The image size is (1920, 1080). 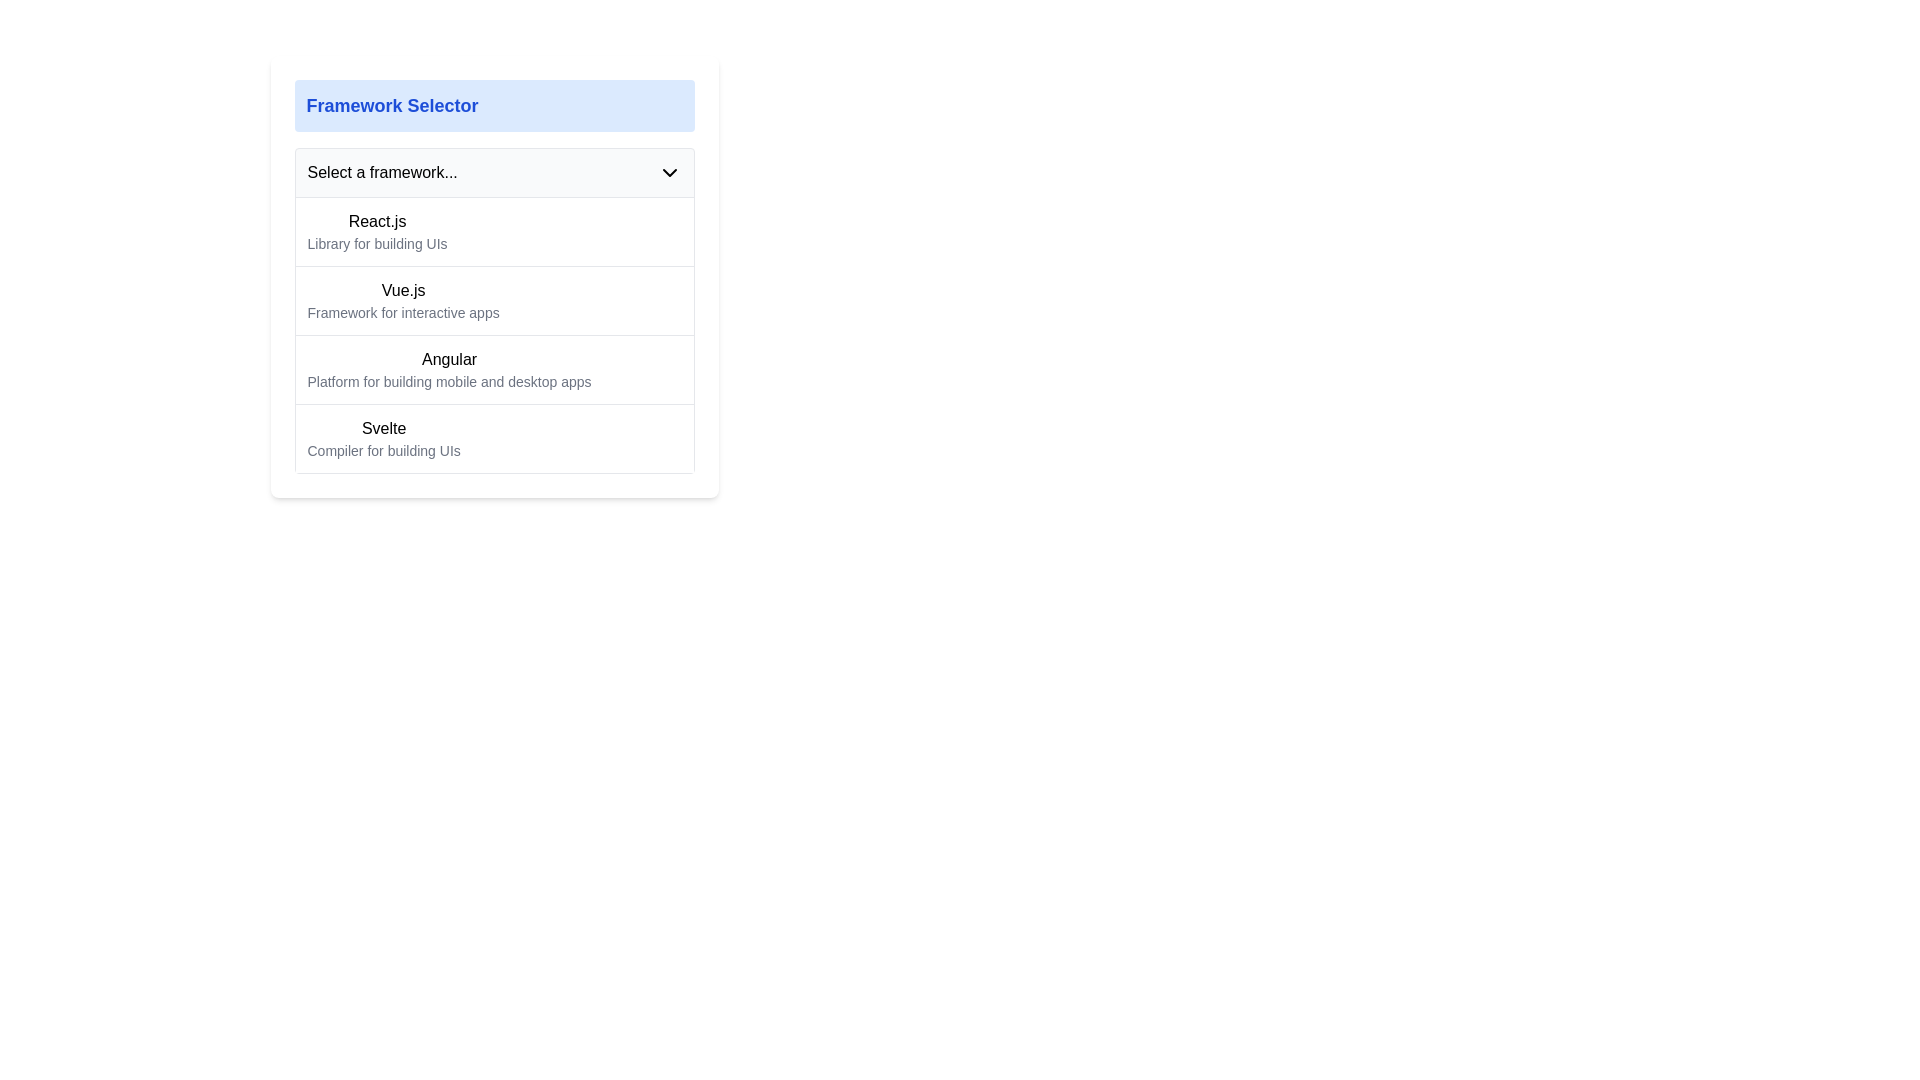 What do you see at coordinates (377, 222) in the screenshot?
I see `the 'React.js' text label` at bounding box center [377, 222].